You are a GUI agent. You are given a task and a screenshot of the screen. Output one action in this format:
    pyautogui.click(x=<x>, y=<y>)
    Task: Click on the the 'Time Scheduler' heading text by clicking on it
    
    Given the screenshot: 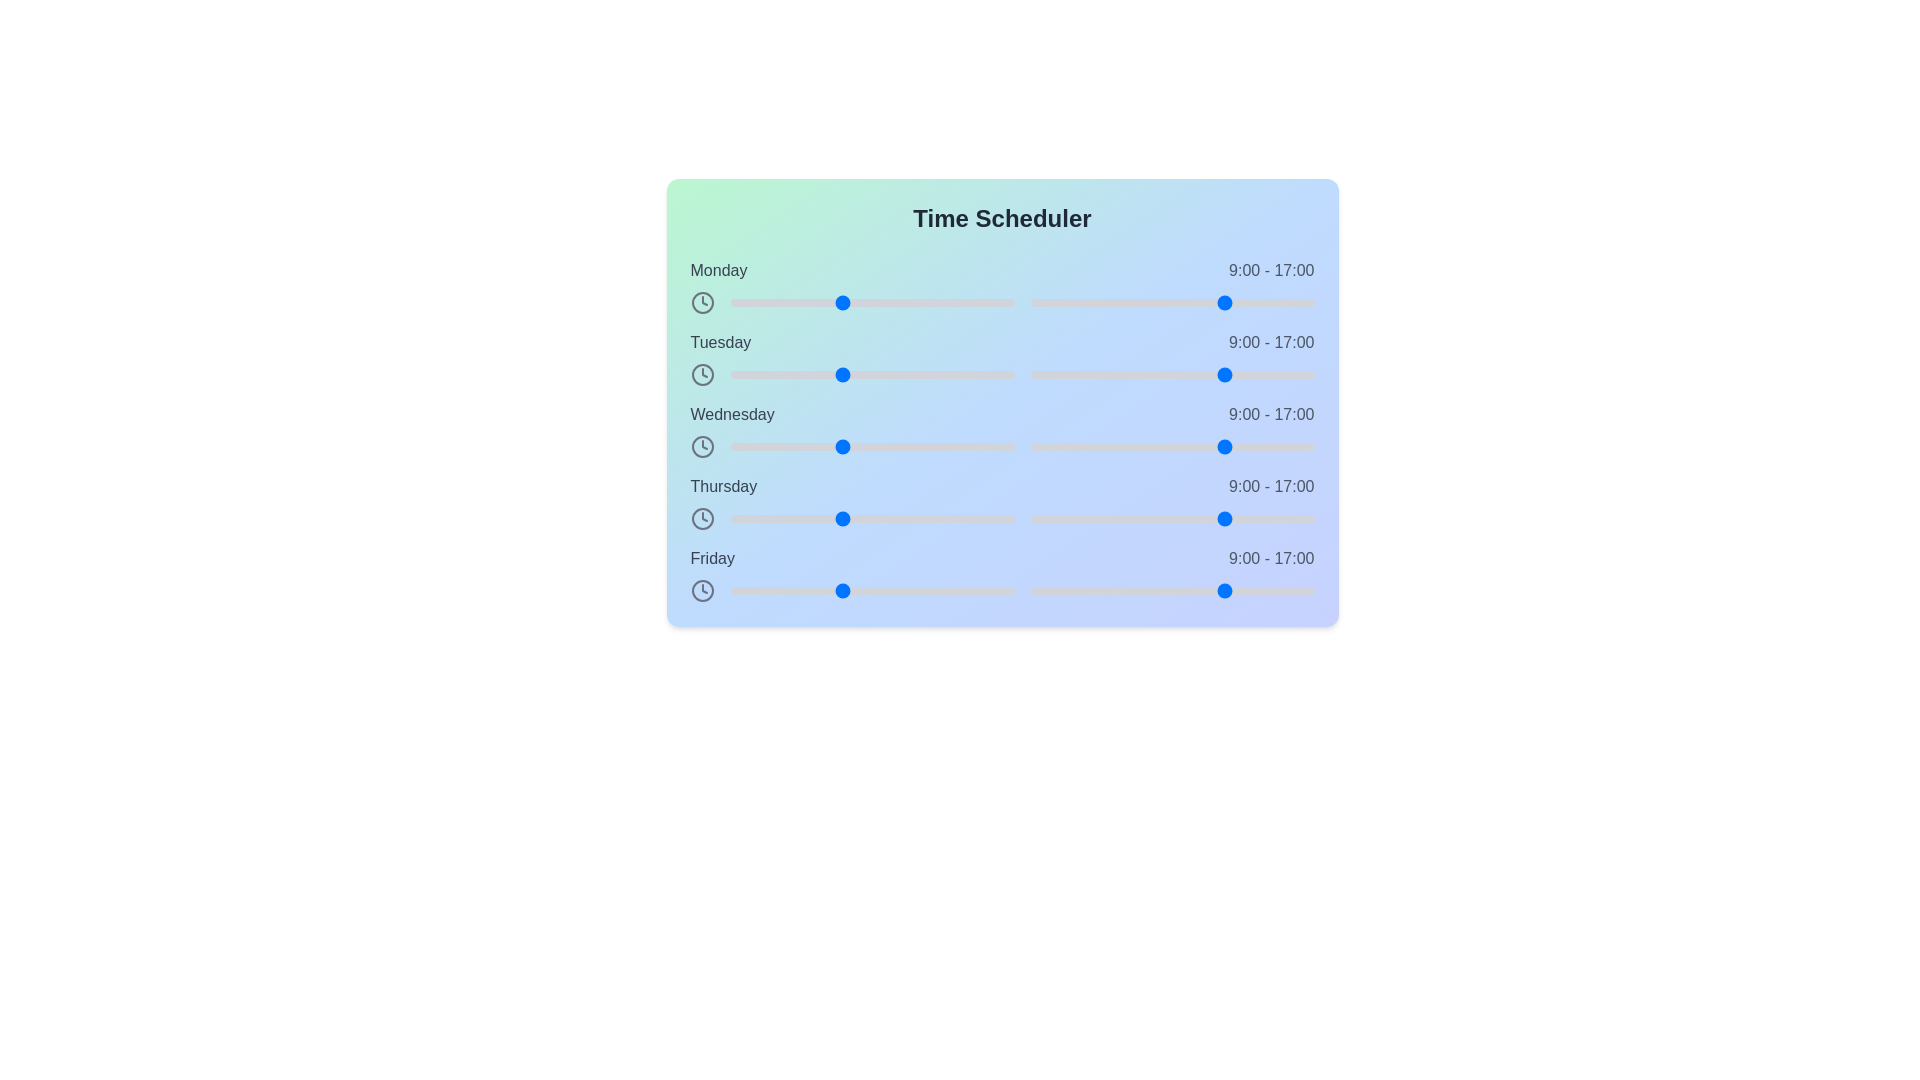 What is the action you would take?
    pyautogui.click(x=1002, y=219)
    